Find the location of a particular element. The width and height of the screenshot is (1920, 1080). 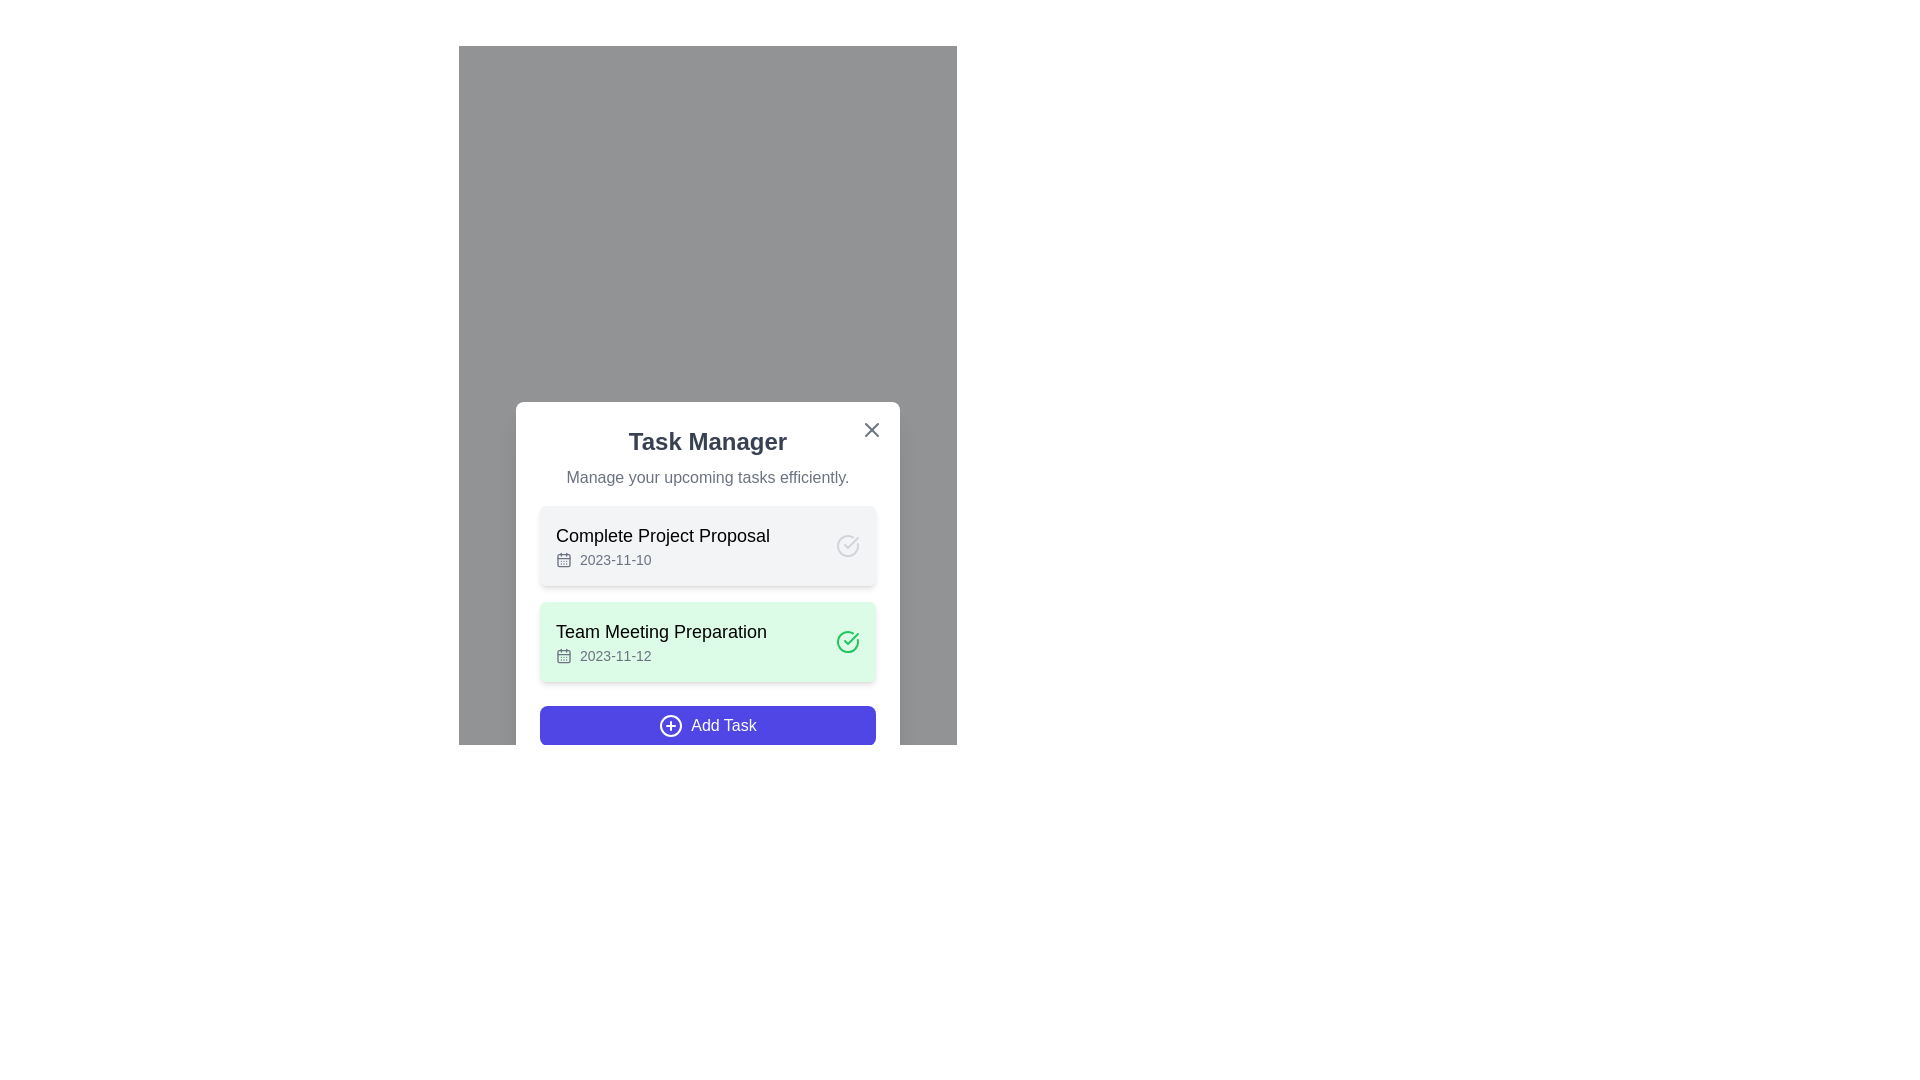

the Header with the title 'Task Manager' and the subtitle 'Manage your upcoming tasks efficiently.' is located at coordinates (708, 458).